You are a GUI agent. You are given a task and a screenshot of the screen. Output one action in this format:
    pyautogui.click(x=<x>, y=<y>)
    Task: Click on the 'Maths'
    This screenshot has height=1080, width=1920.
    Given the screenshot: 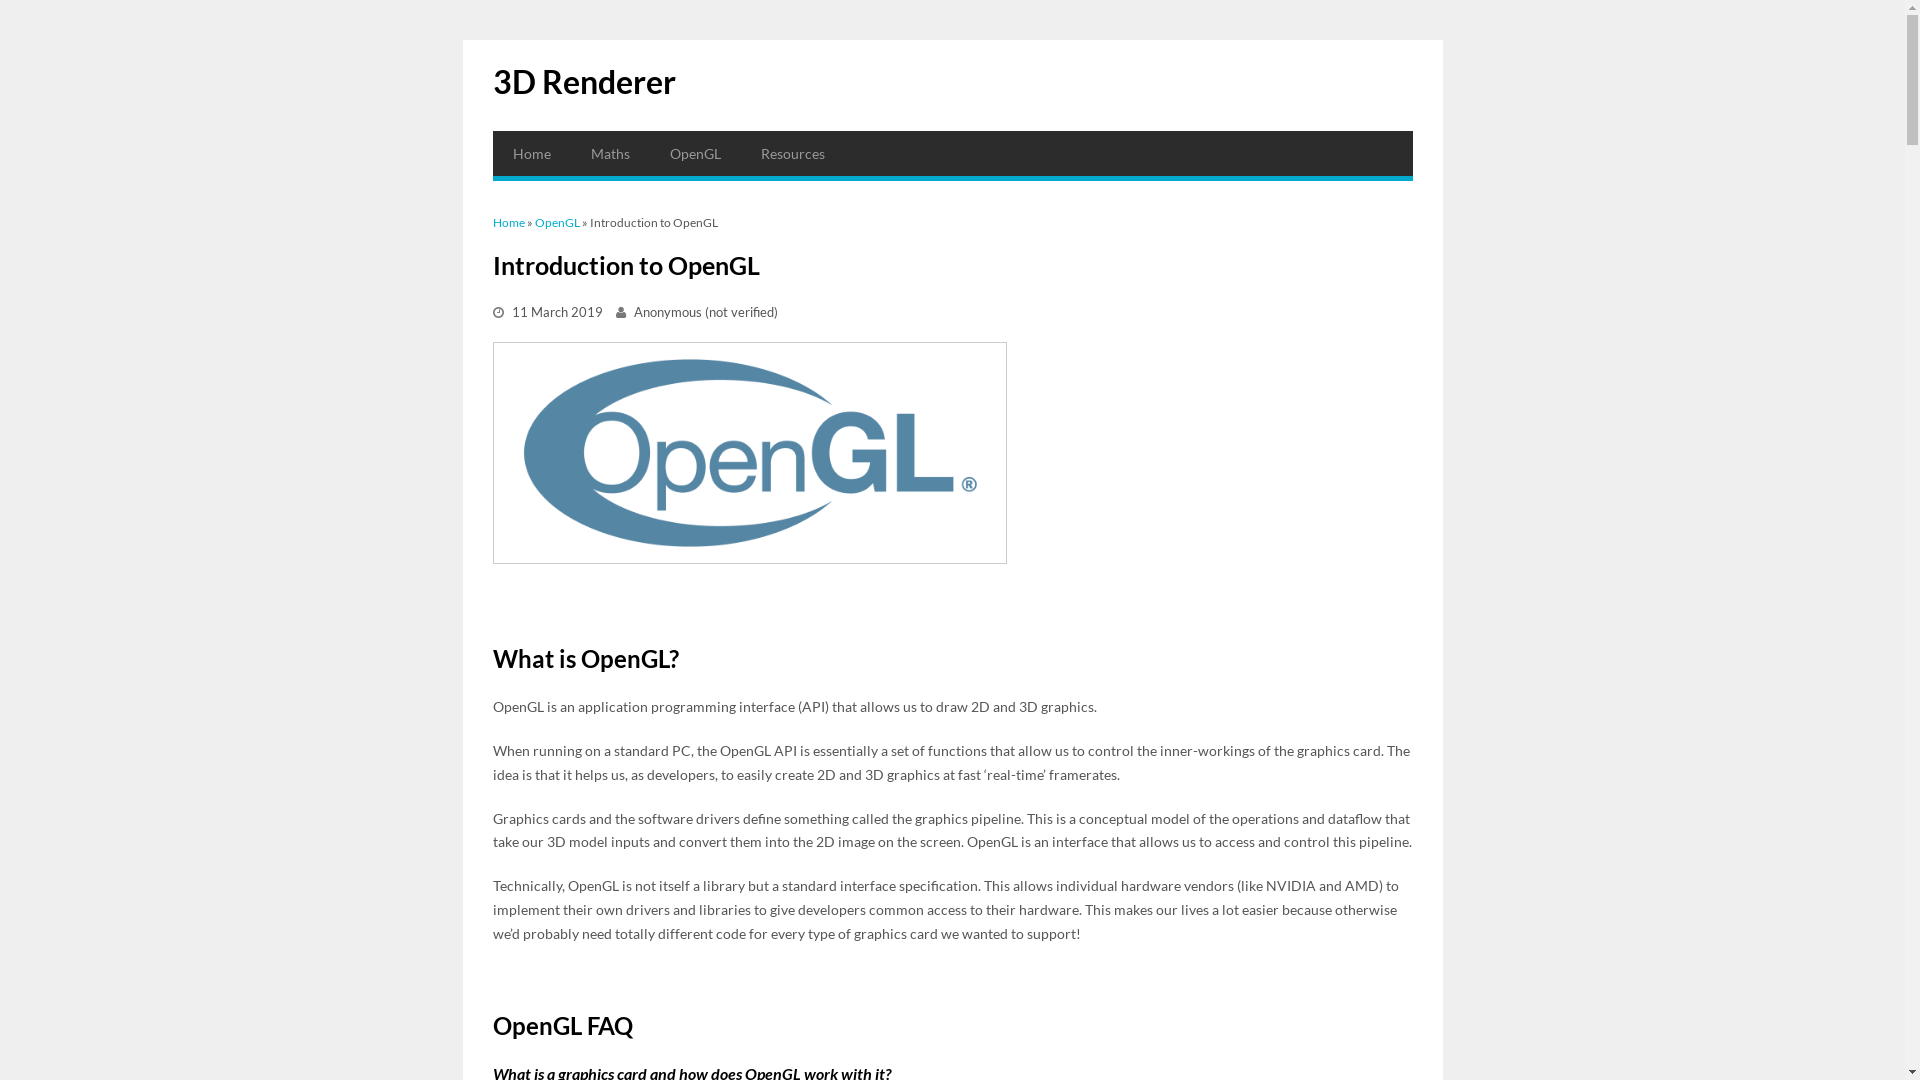 What is the action you would take?
    pyautogui.click(x=569, y=152)
    